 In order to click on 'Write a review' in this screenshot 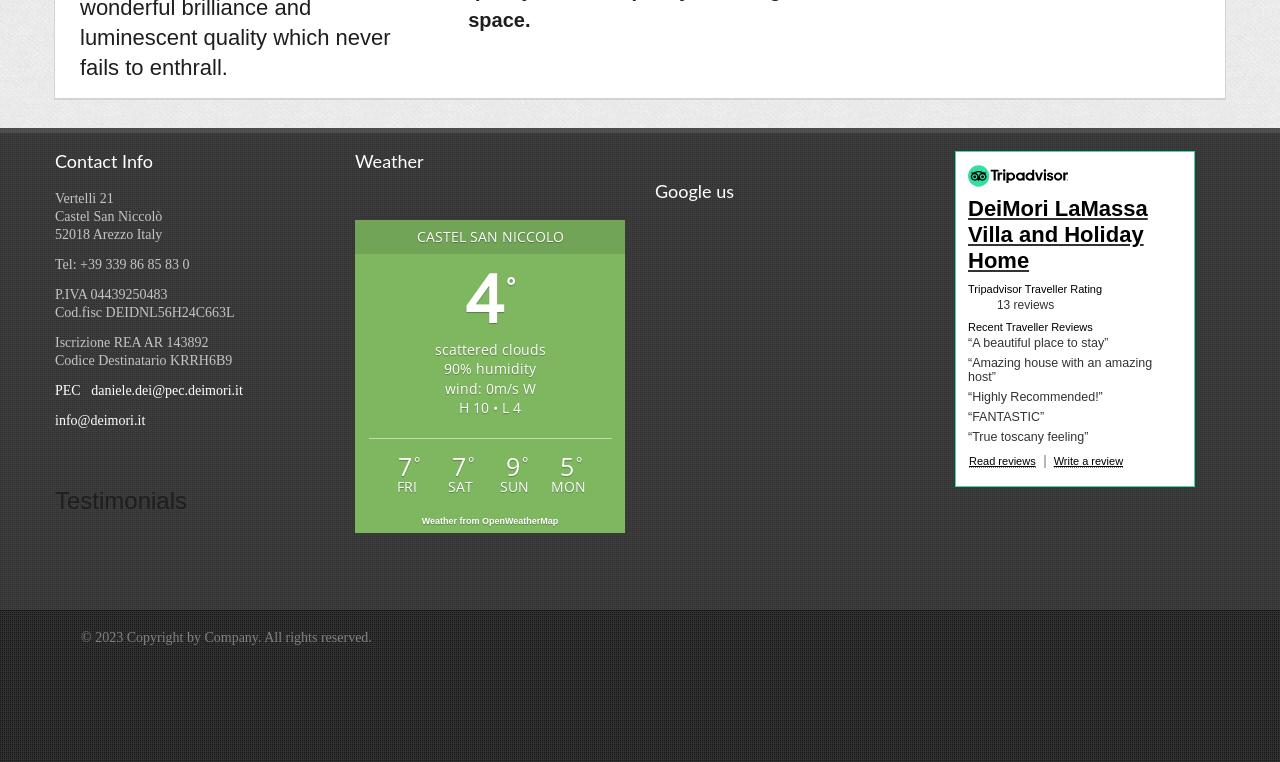, I will do `click(1087, 460)`.